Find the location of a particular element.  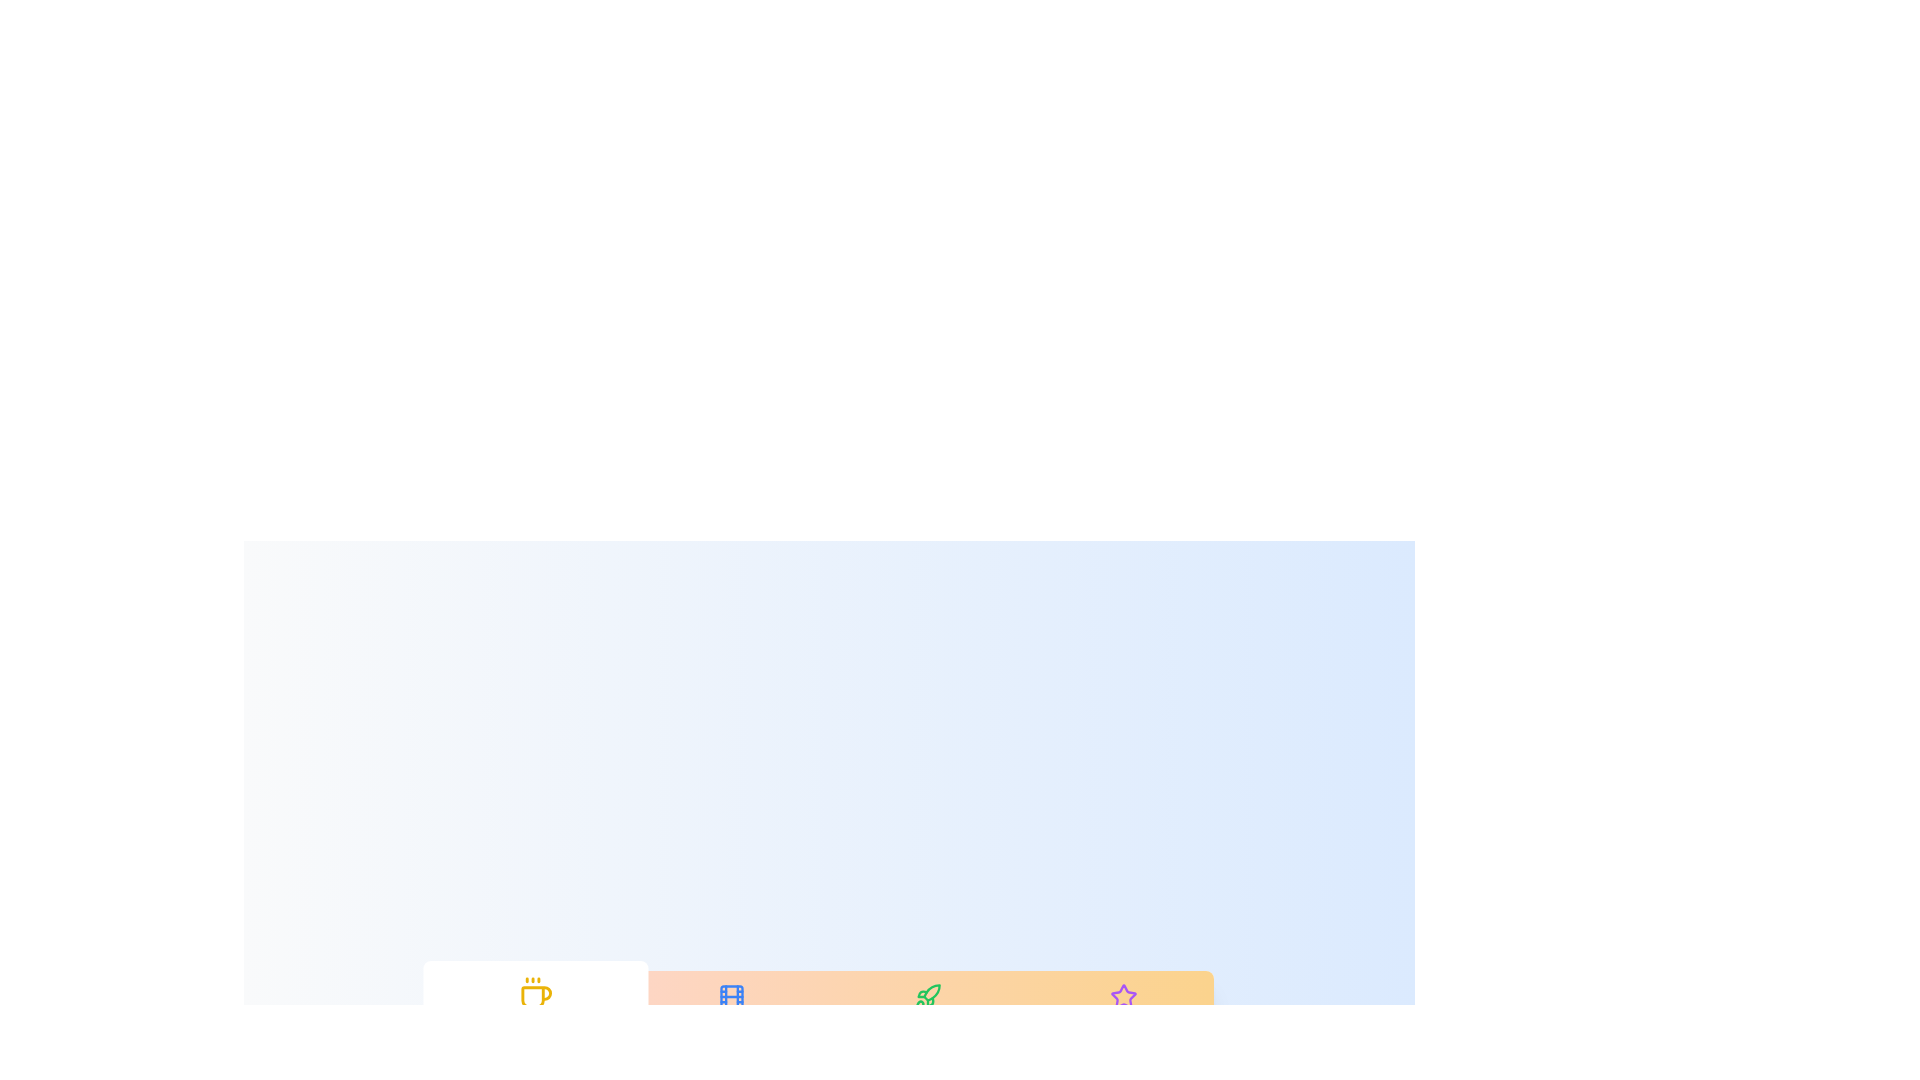

the tab labeled Relax to observe hover effects is located at coordinates (535, 1010).